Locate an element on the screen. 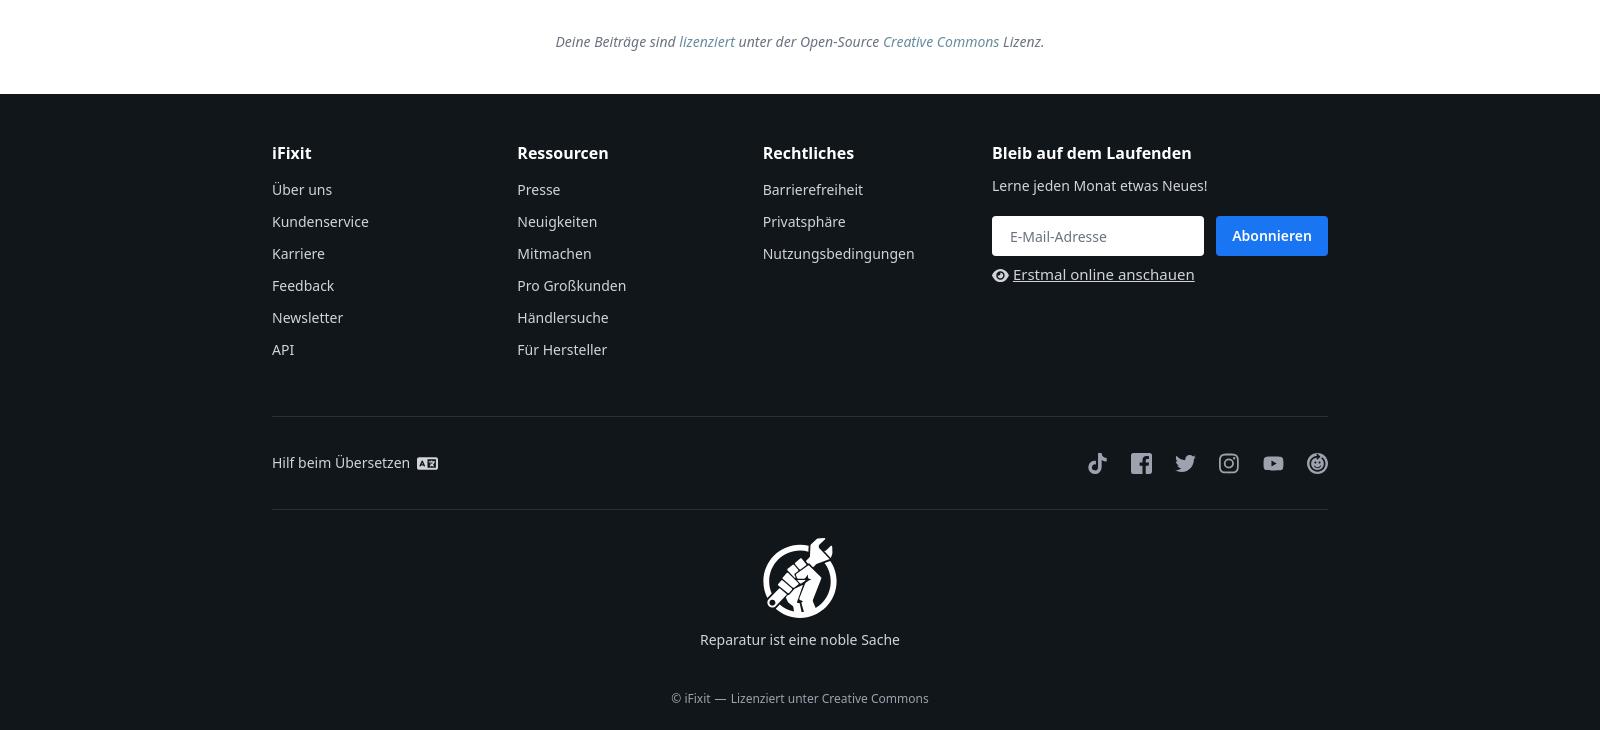 The height and width of the screenshot is (730, 1600). 'Mitmachen' is located at coordinates (553, 253).